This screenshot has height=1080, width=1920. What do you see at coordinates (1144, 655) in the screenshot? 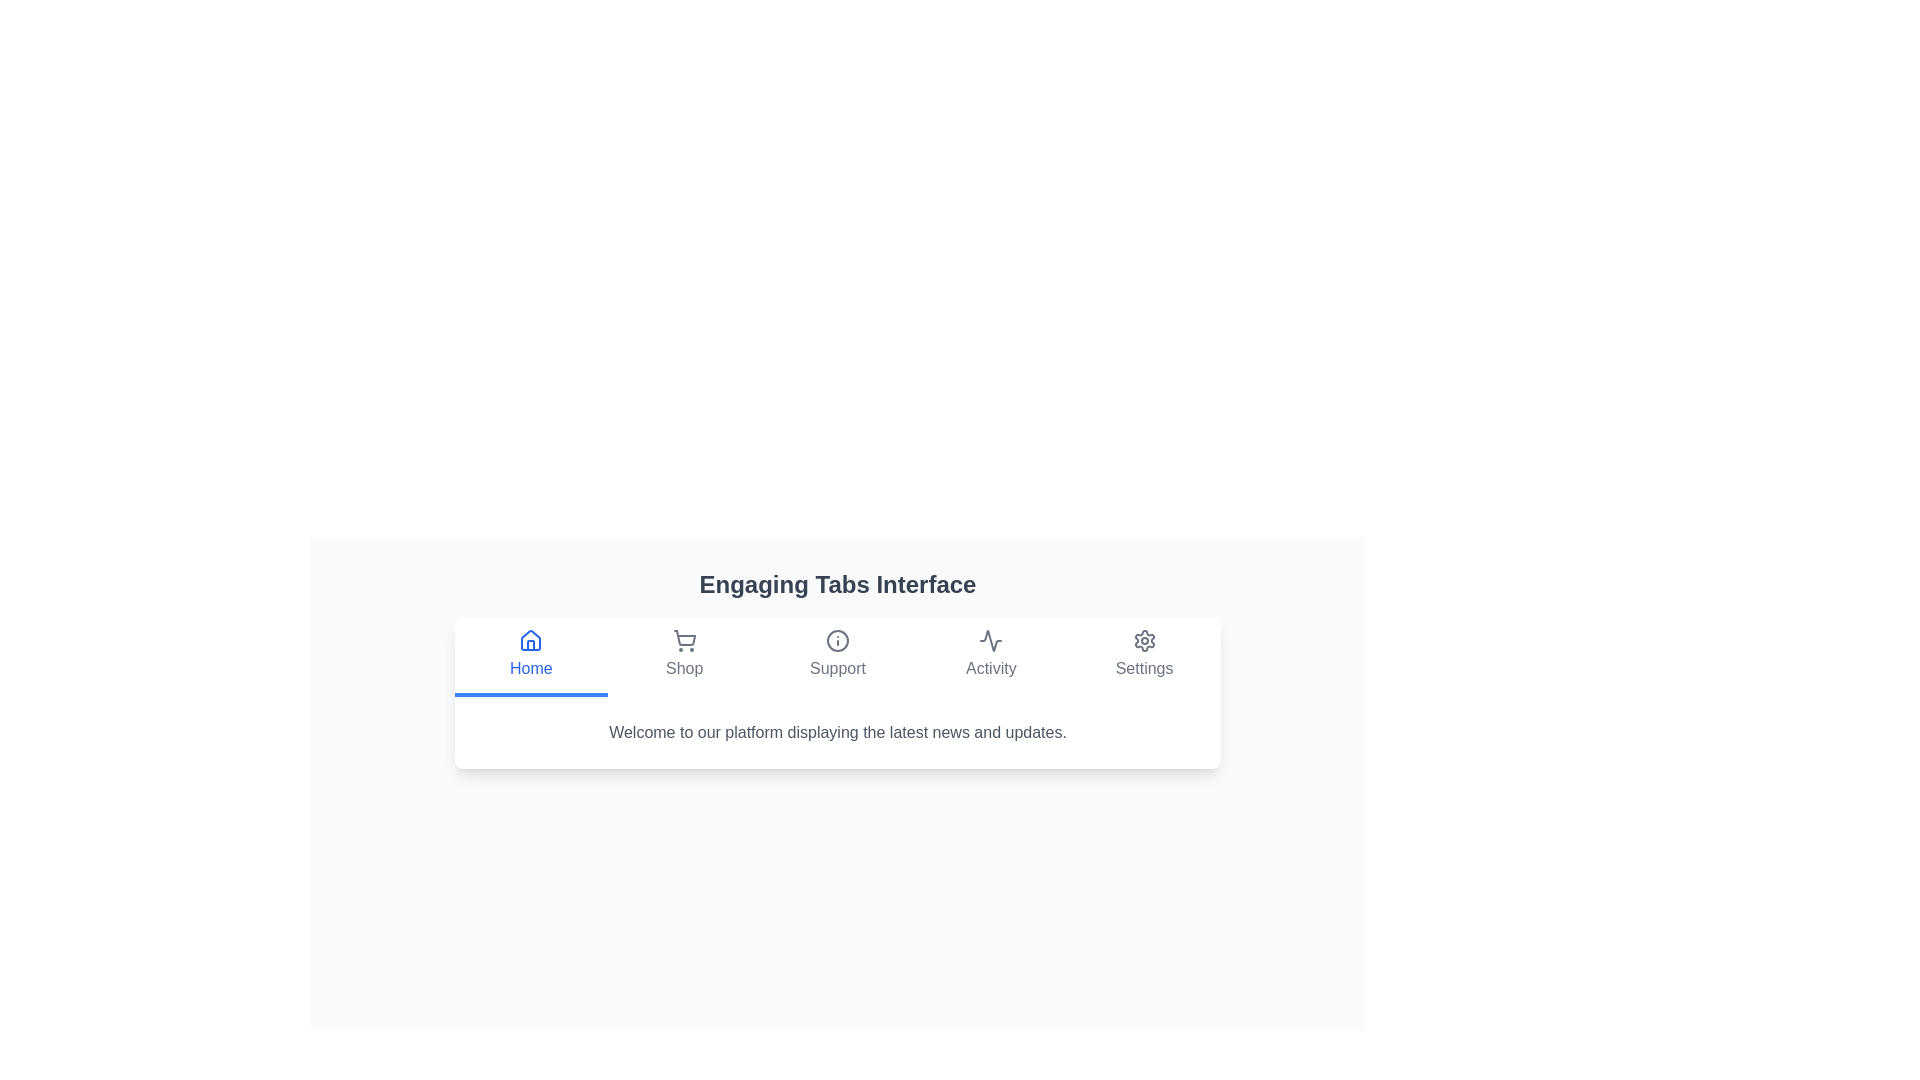
I see `the 'Settings' navigation tab located at the far right of the navigation series` at bounding box center [1144, 655].